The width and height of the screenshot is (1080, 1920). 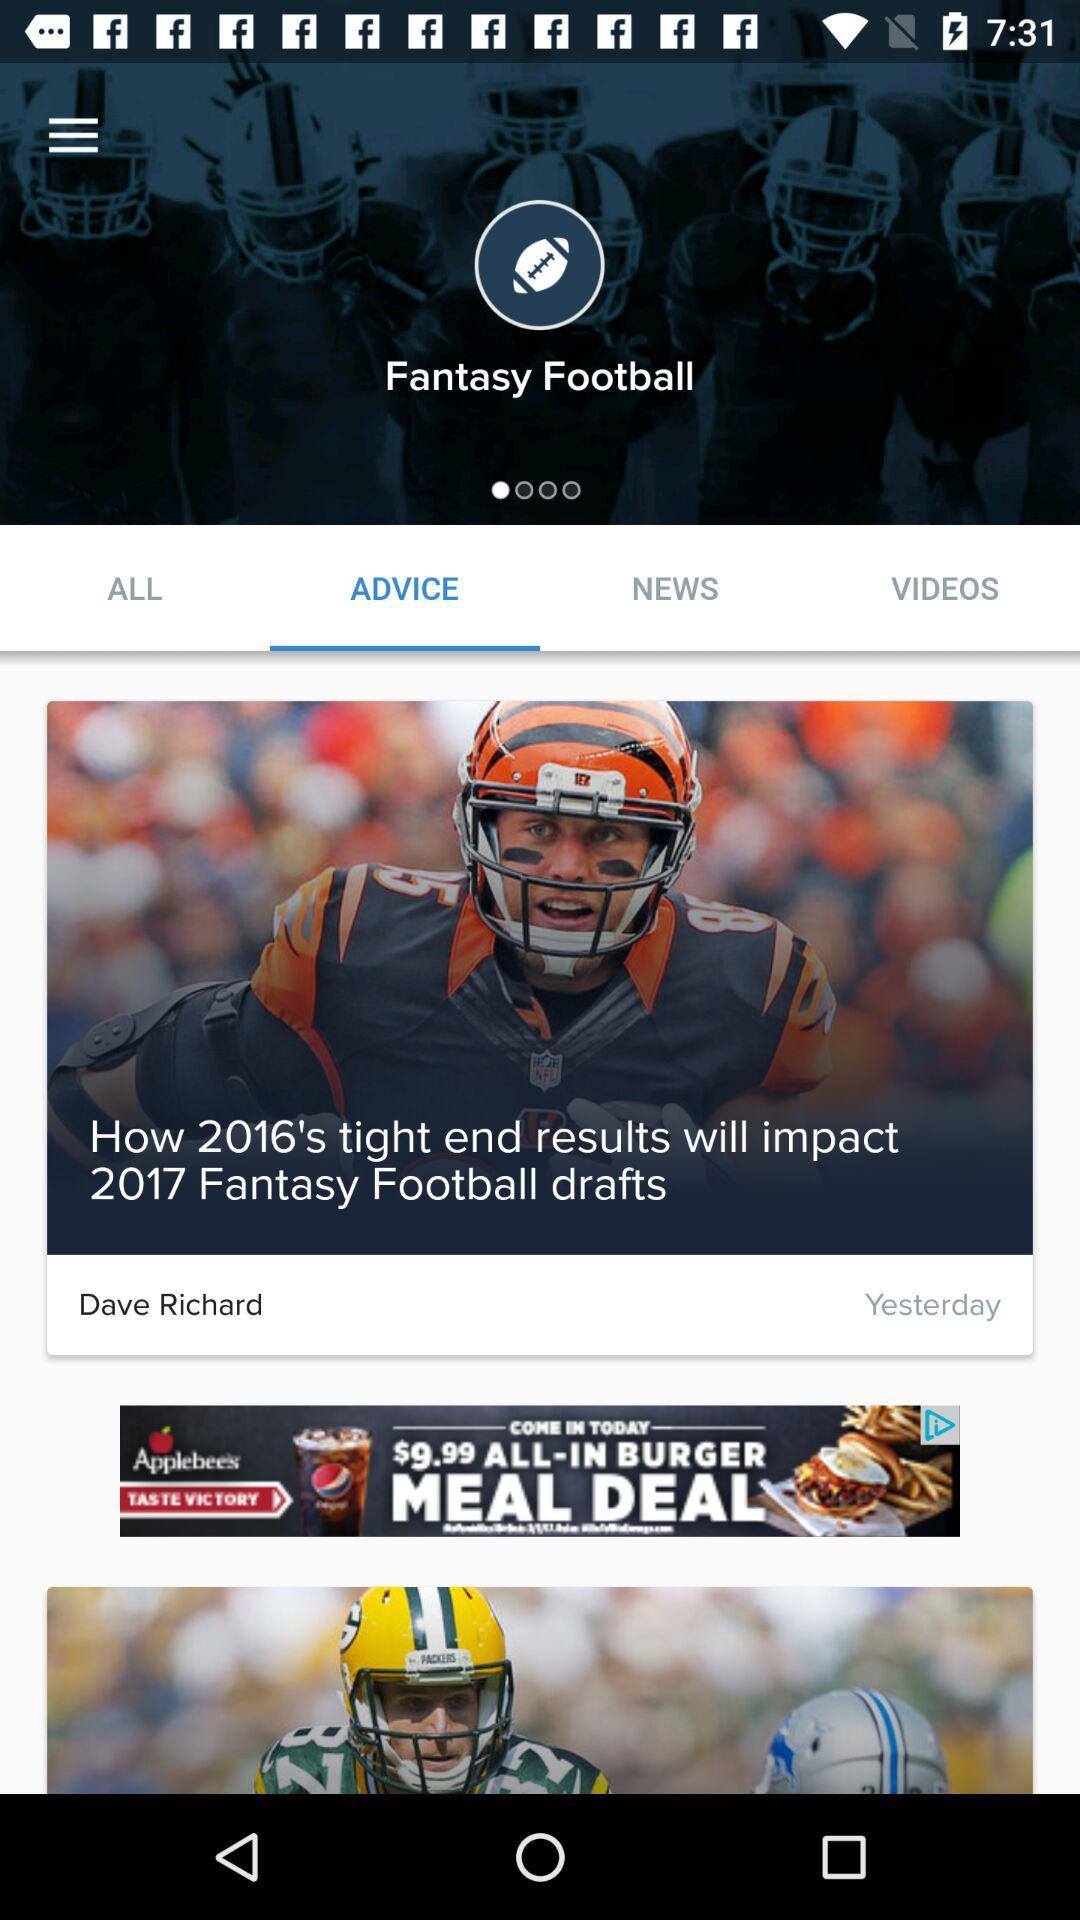 What do you see at coordinates (540, 1471) in the screenshot?
I see `clickable advertisement` at bounding box center [540, 1471].